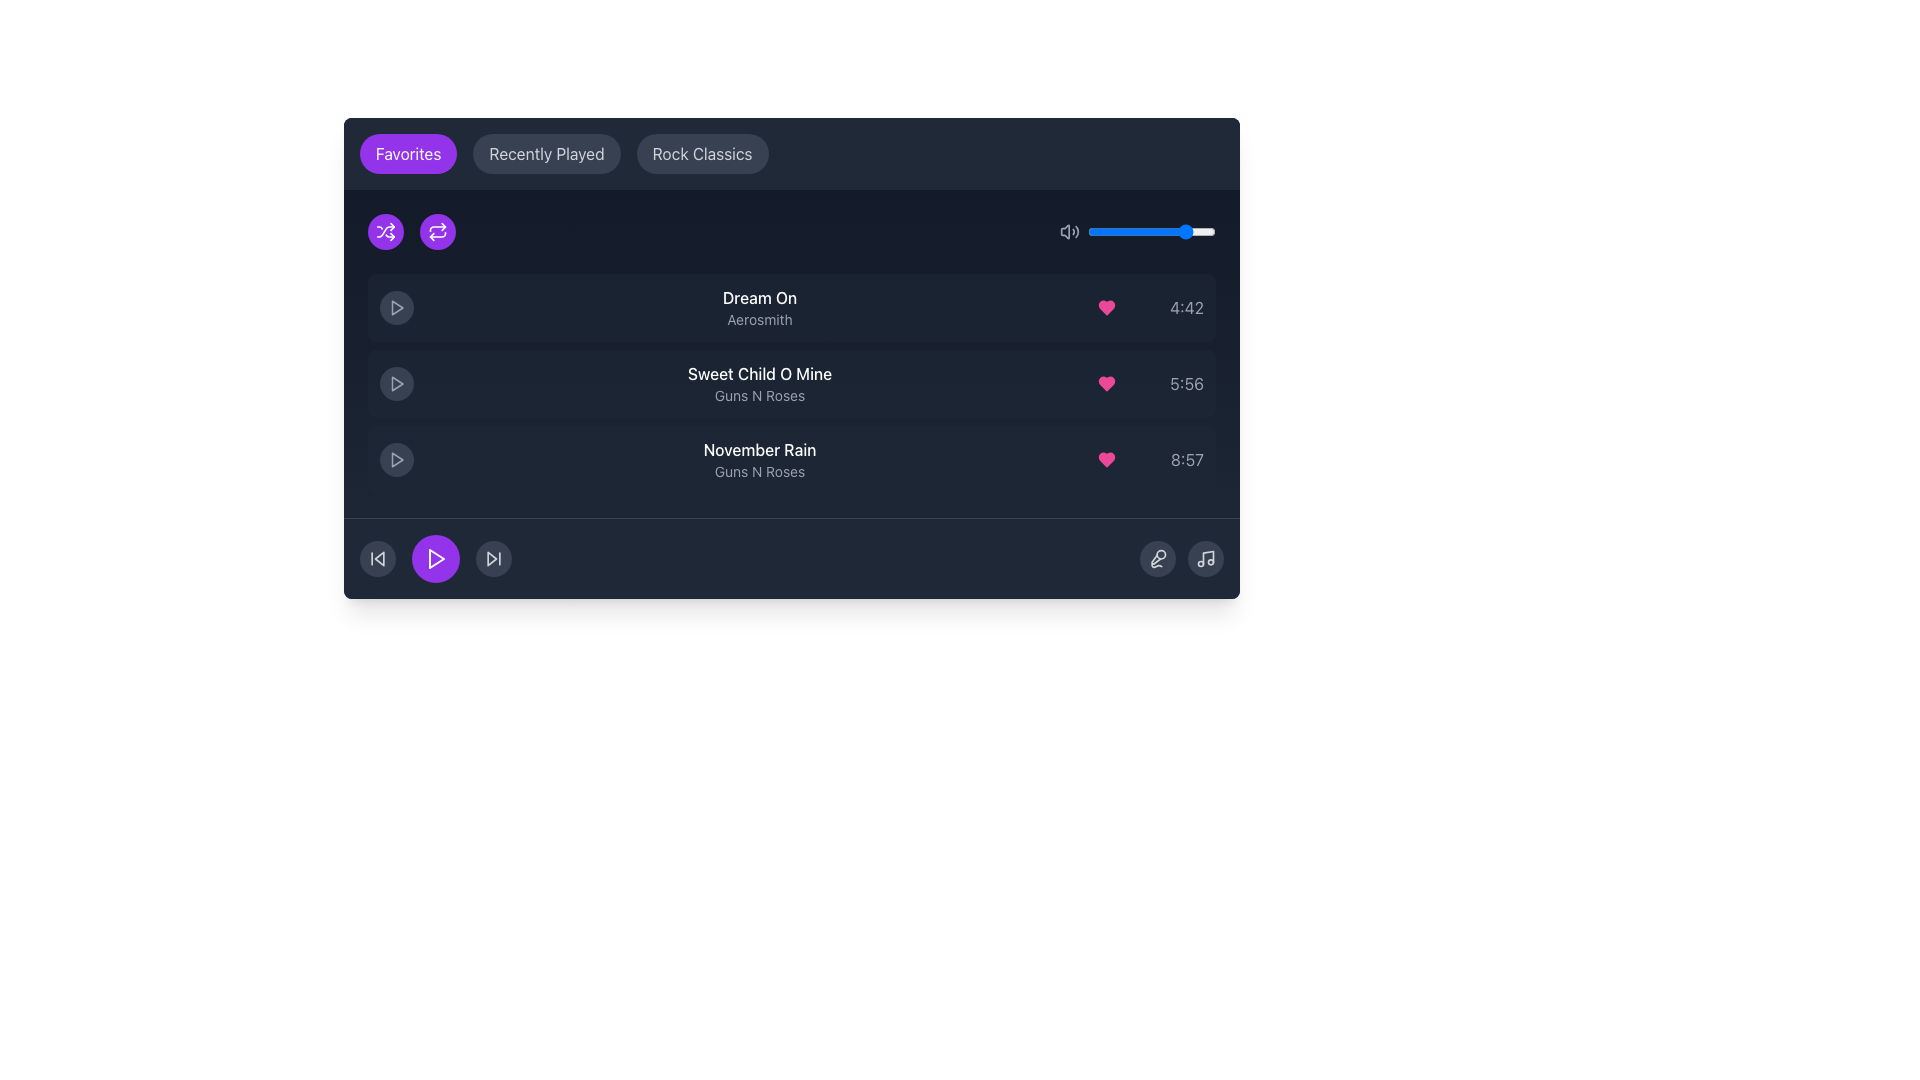 The height and width of the screenshot is (1080, 1920). I want to click on to select a song from the interactive song list displayed in the music player interface, so click(791, 353).